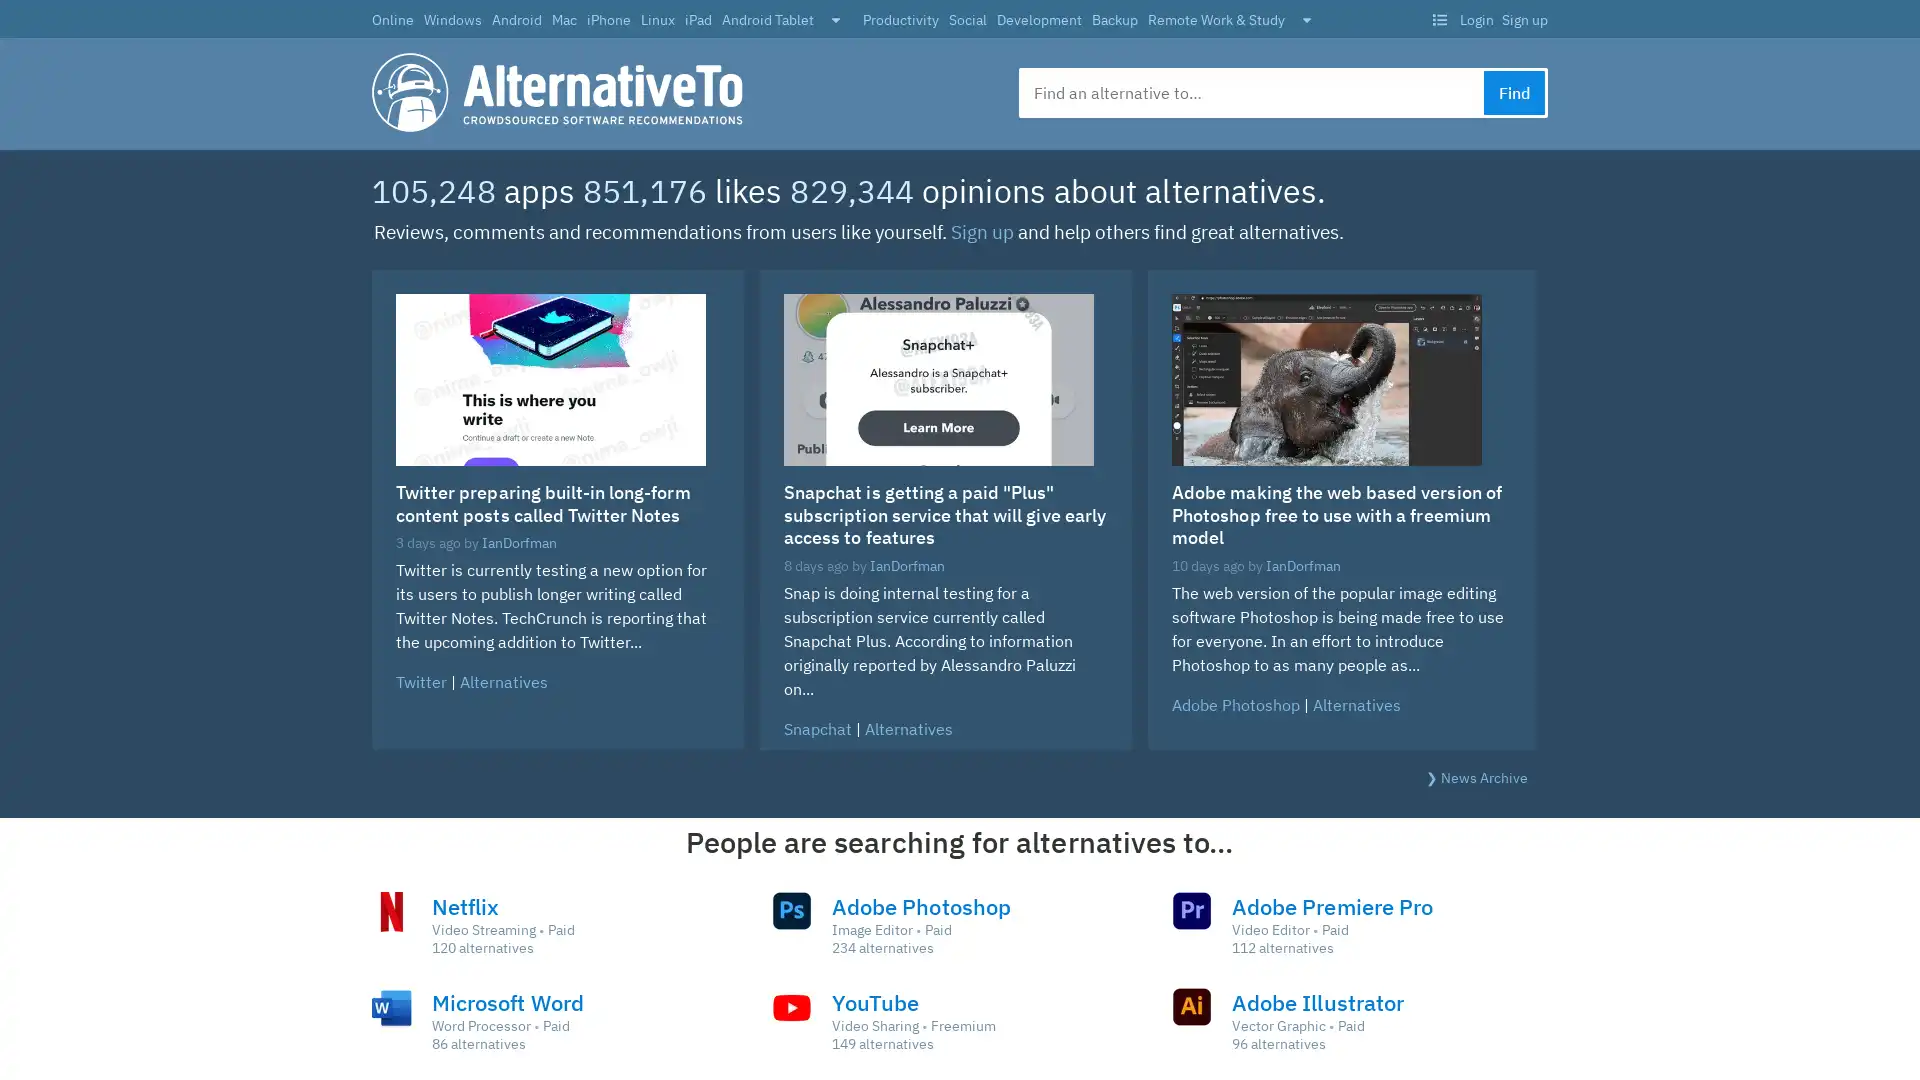  What do you see at coordinates (1306, 21) in the screenshot?
I see `Show all categories` at bounding box center [1306, 21].